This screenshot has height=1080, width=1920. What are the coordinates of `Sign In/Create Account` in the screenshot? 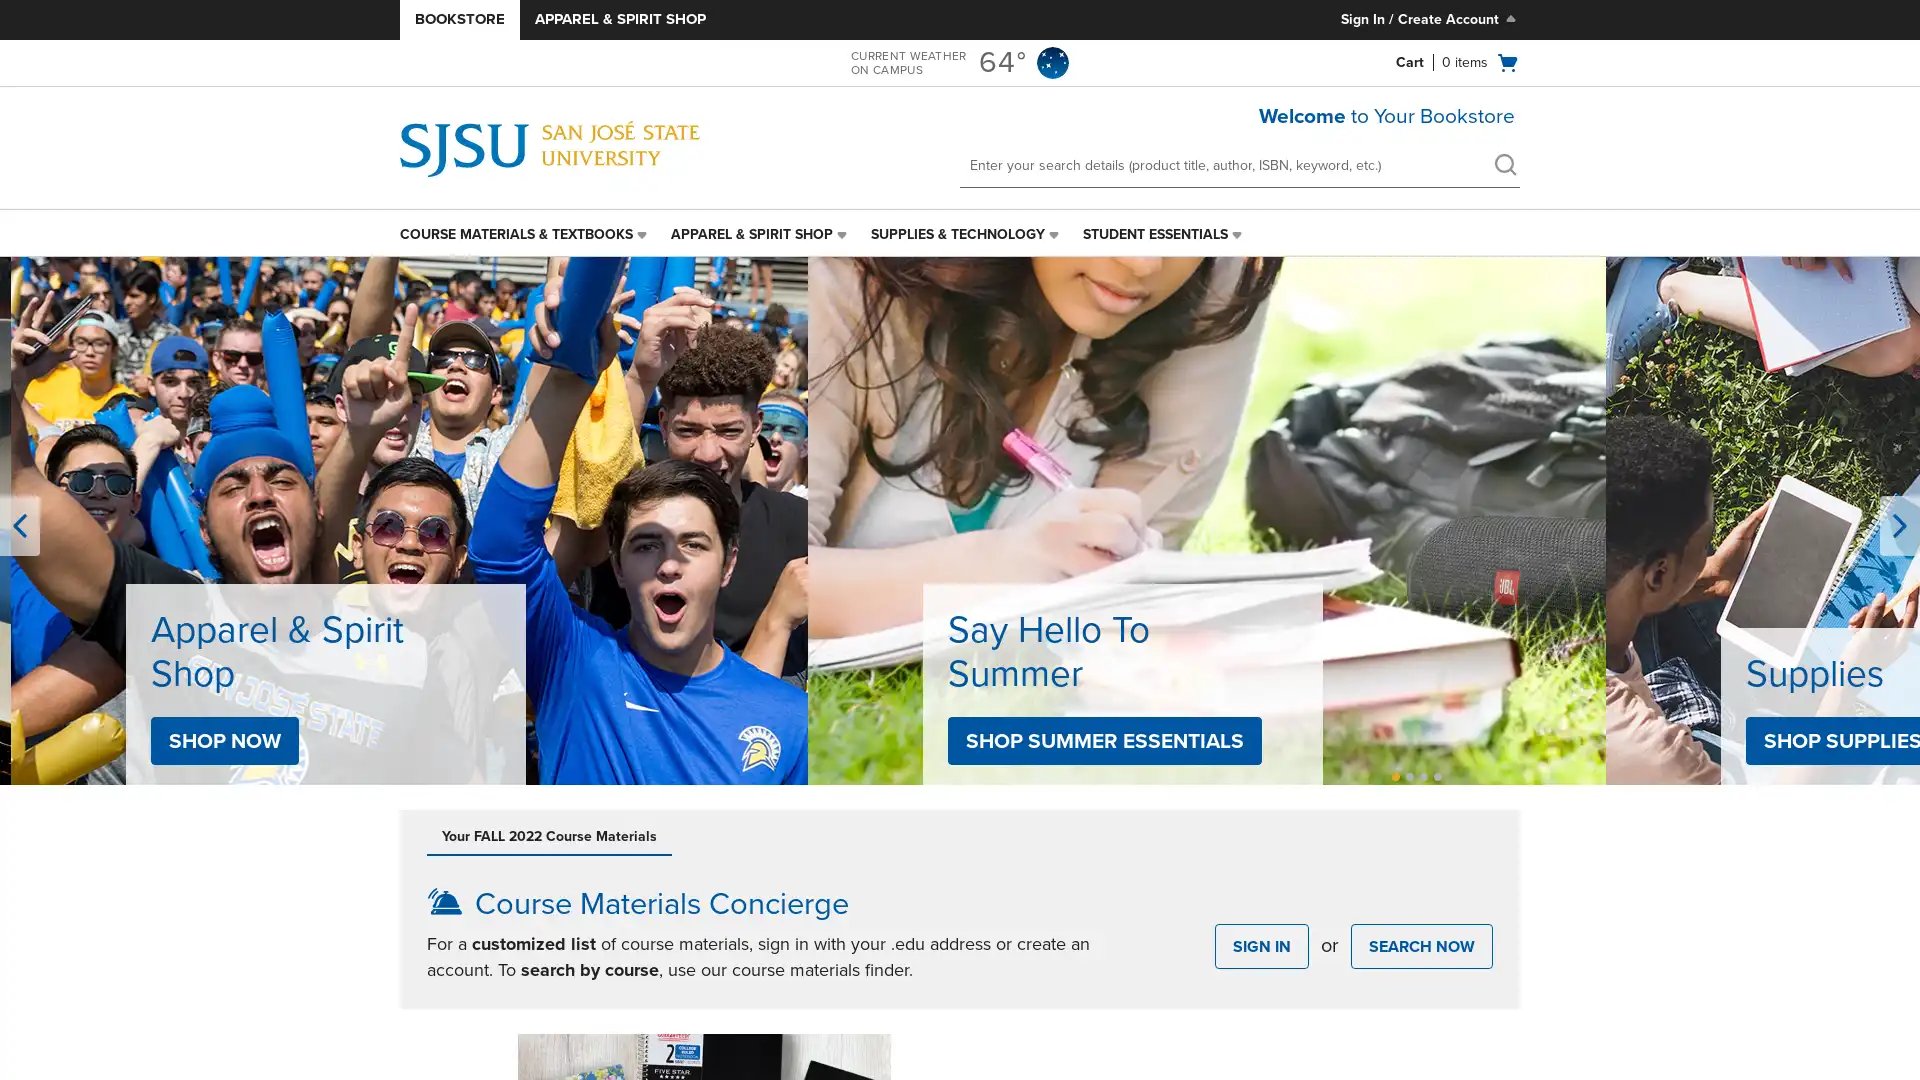 It's located at (1429, 19).